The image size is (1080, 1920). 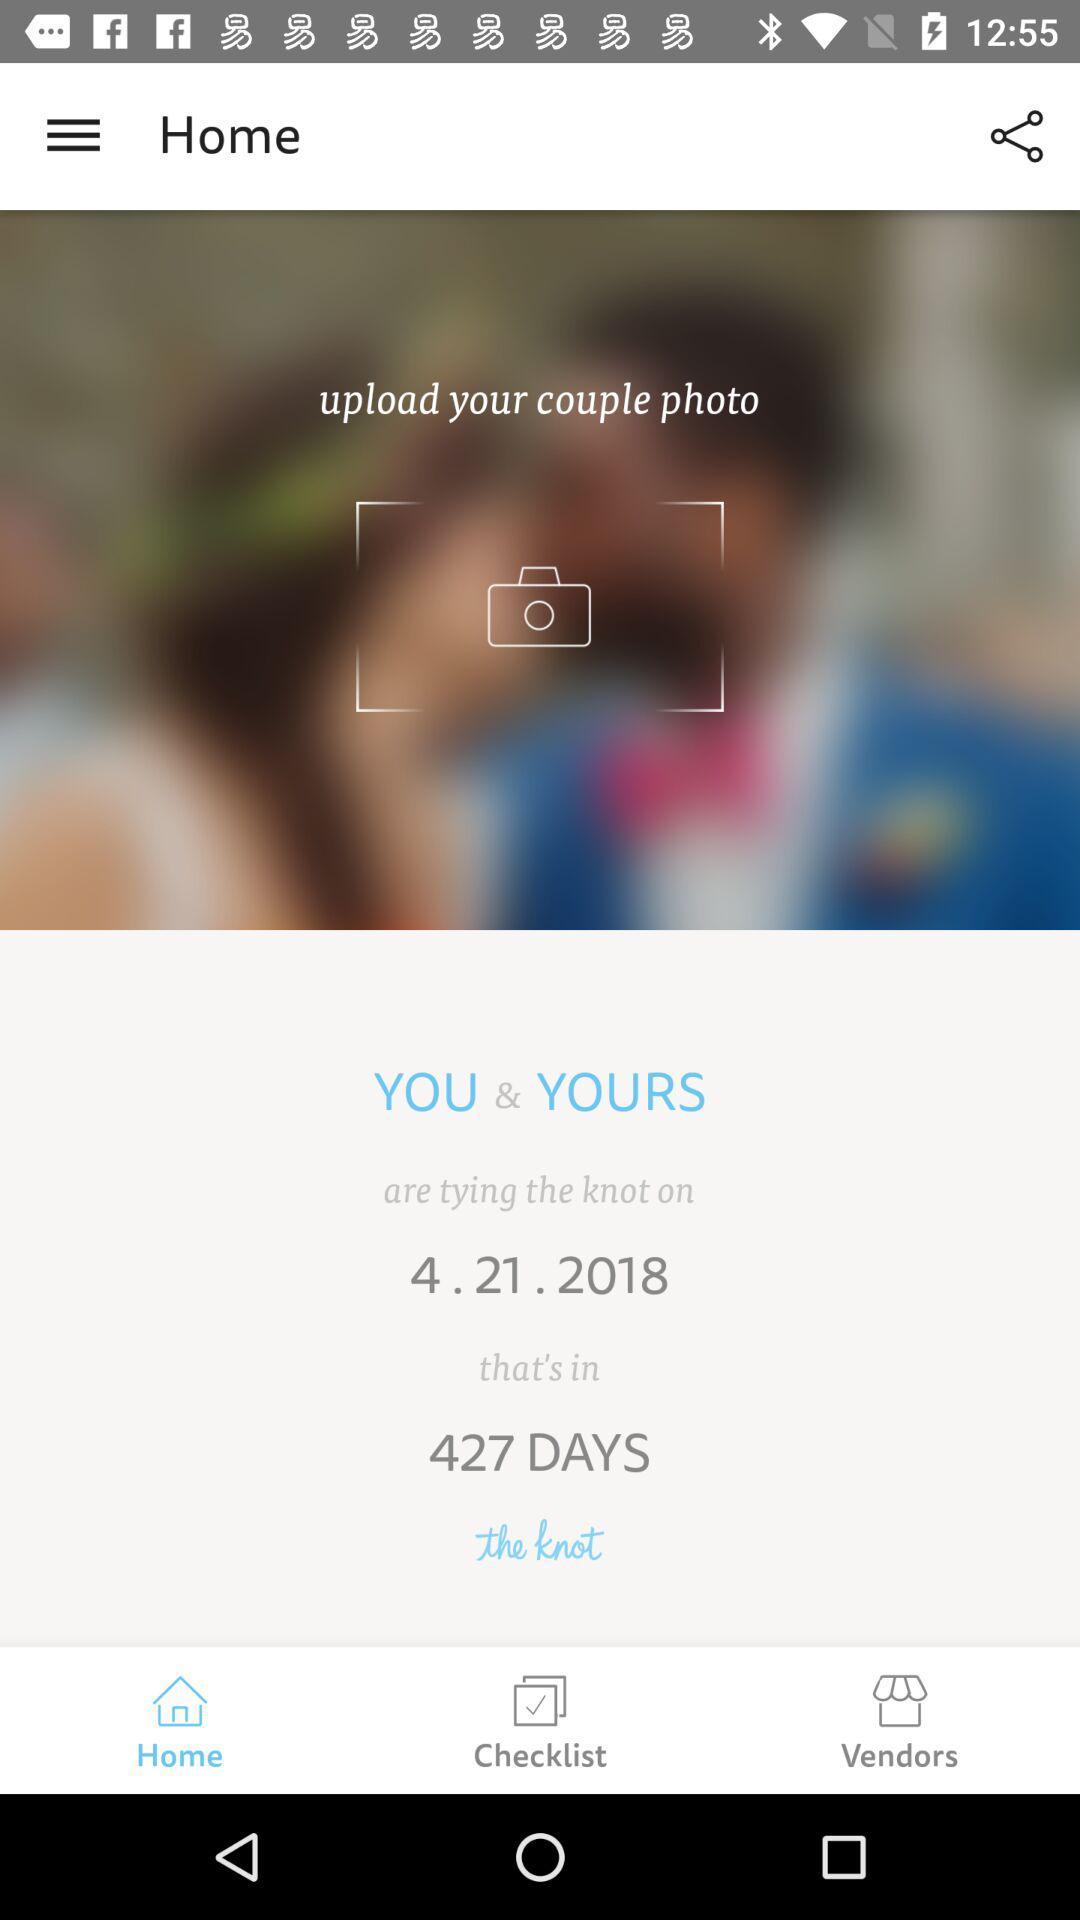 What do you see at coordinates (72, 135) in the screenshot?
I see `menu` at bounding box center [72, 135].